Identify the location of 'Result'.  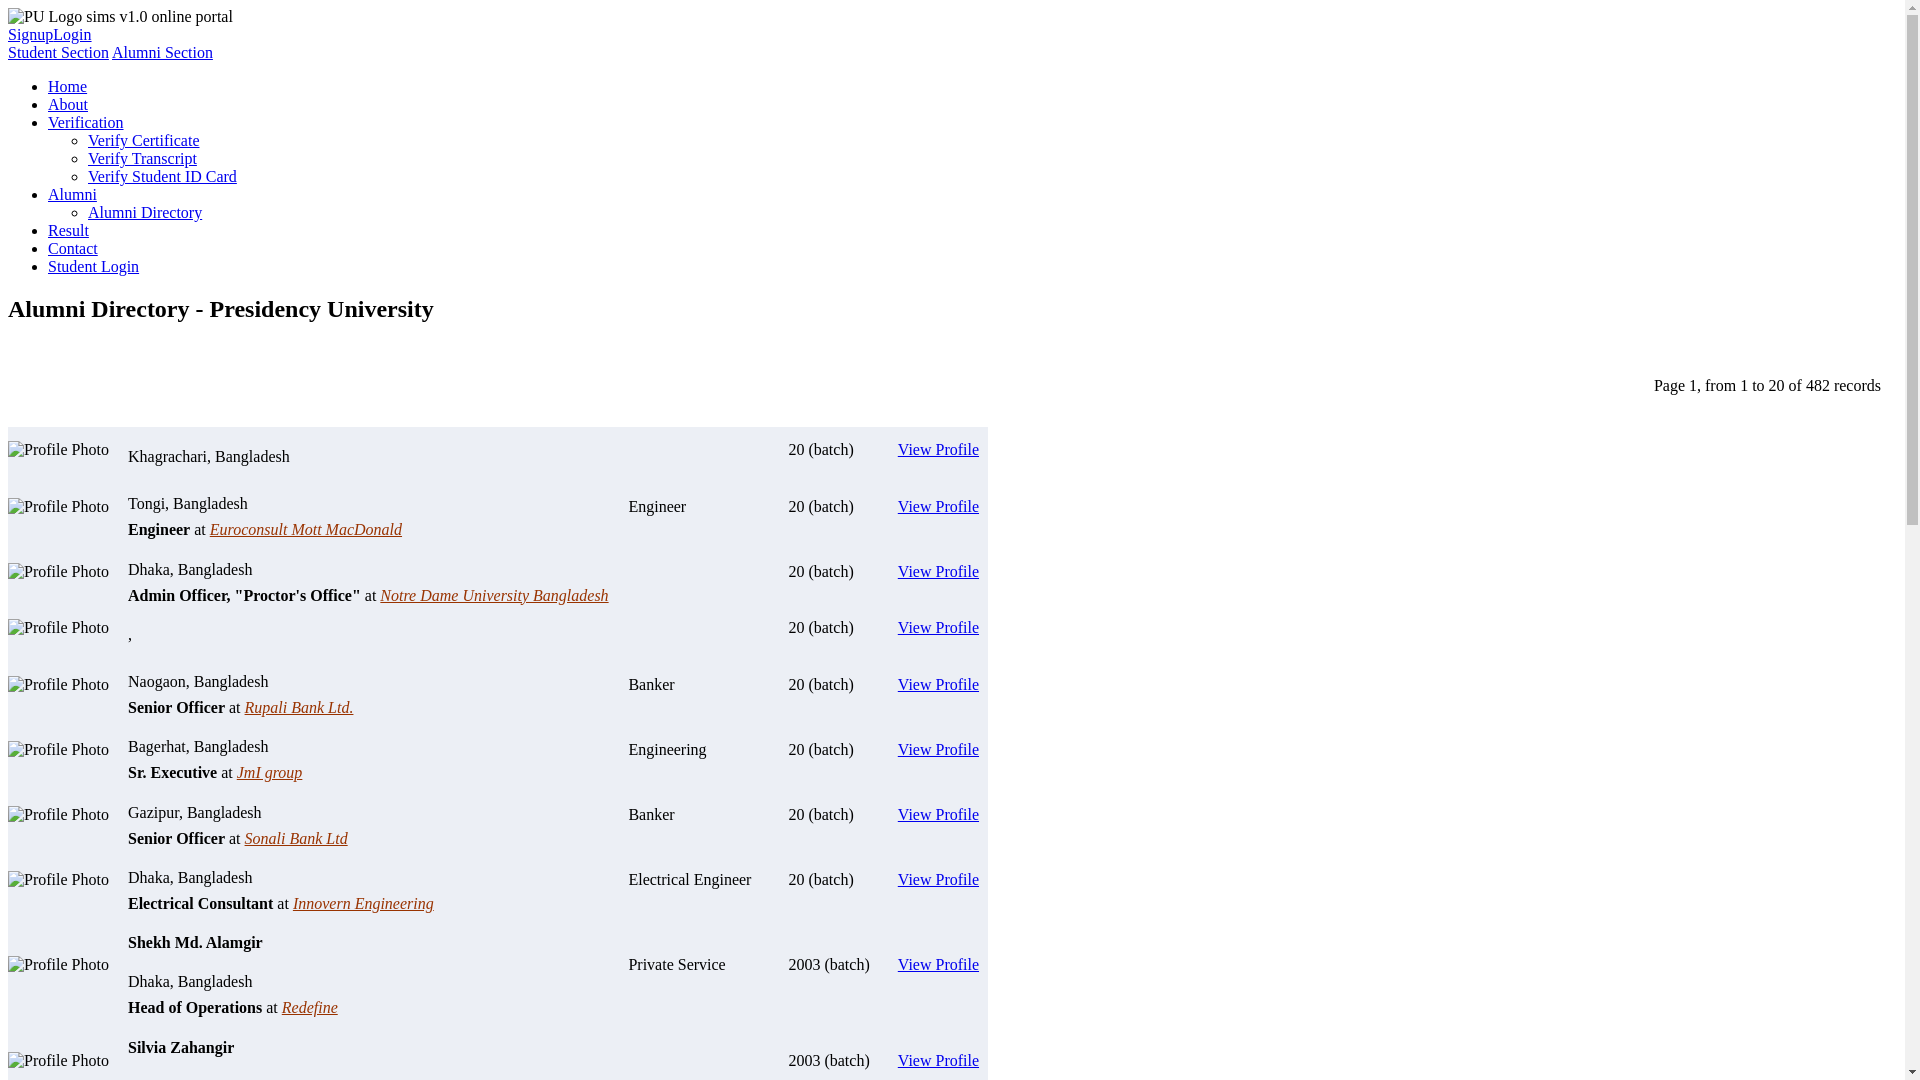
(48, 229).